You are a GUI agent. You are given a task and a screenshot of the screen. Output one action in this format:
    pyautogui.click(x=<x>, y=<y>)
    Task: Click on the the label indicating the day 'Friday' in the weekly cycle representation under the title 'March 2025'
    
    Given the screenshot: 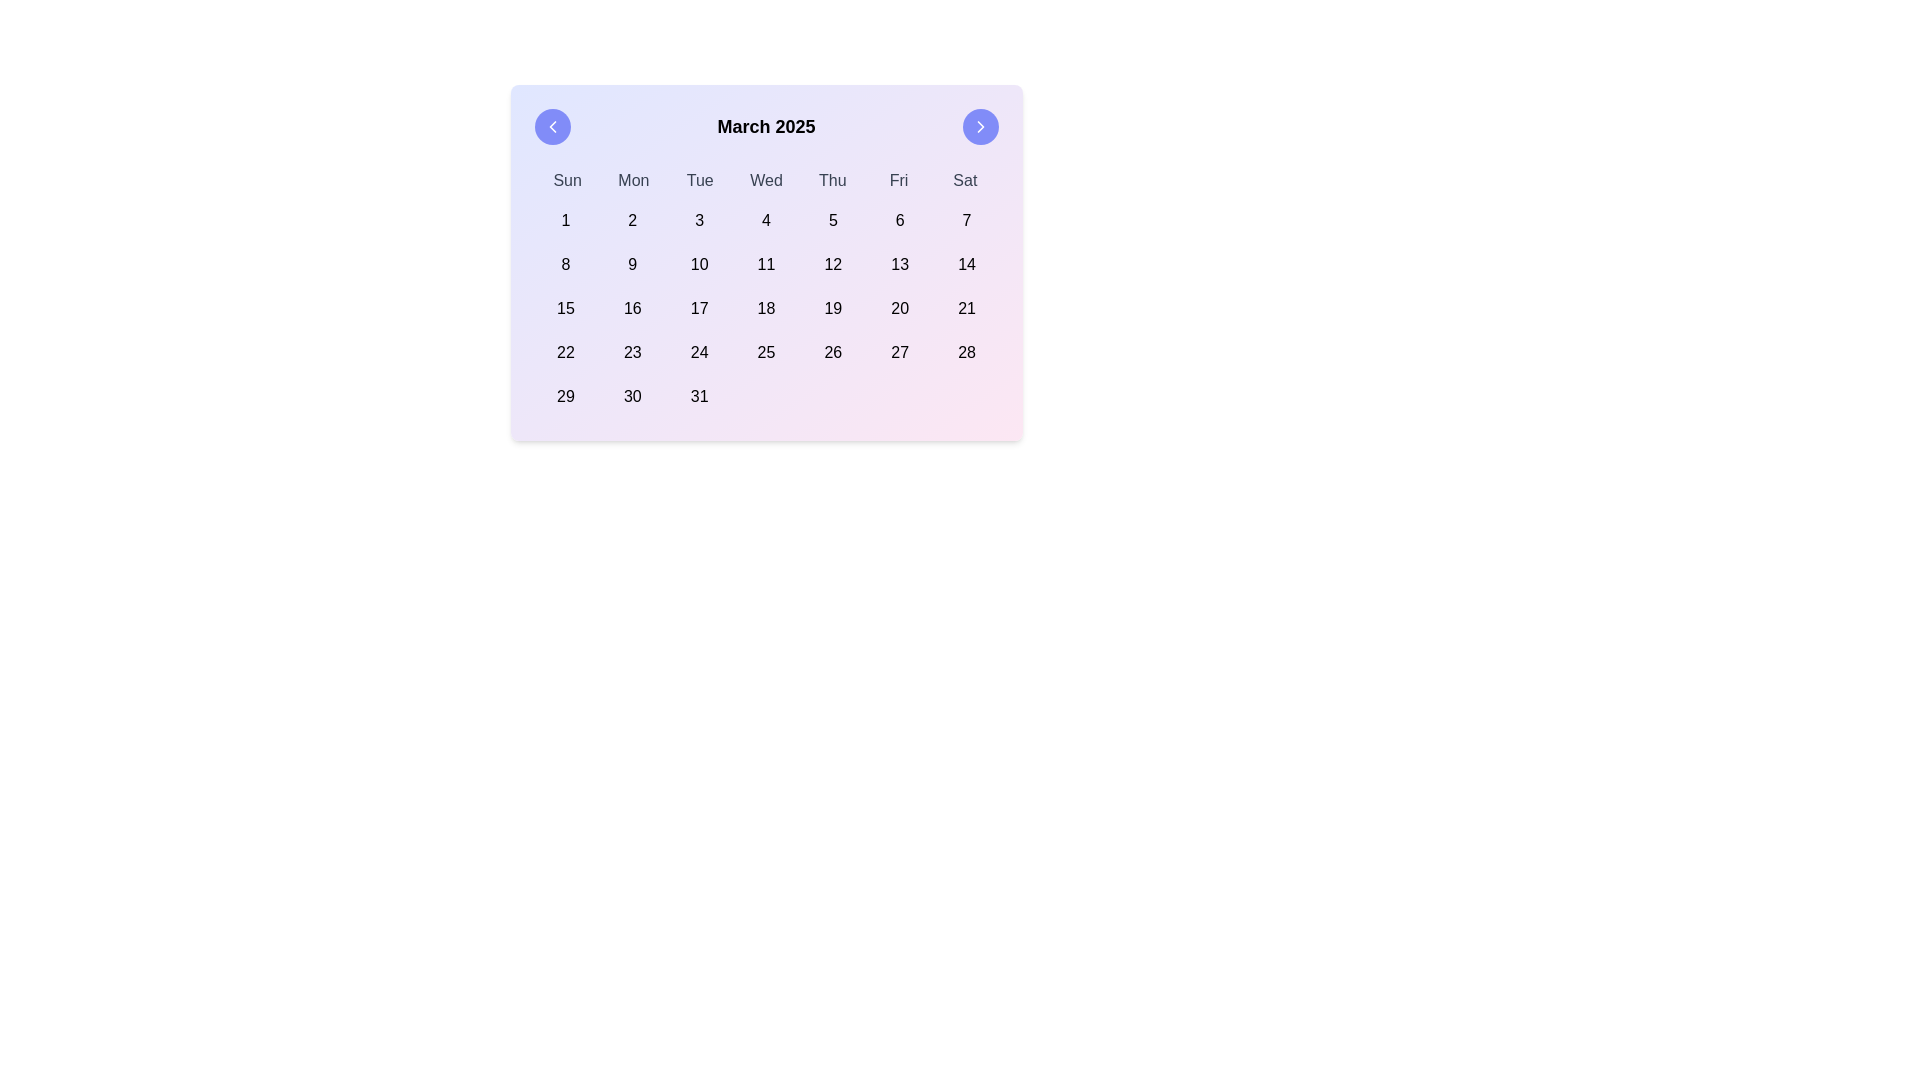 What is the action you would take?
    pyautogui.click(x=898, y=181)
    